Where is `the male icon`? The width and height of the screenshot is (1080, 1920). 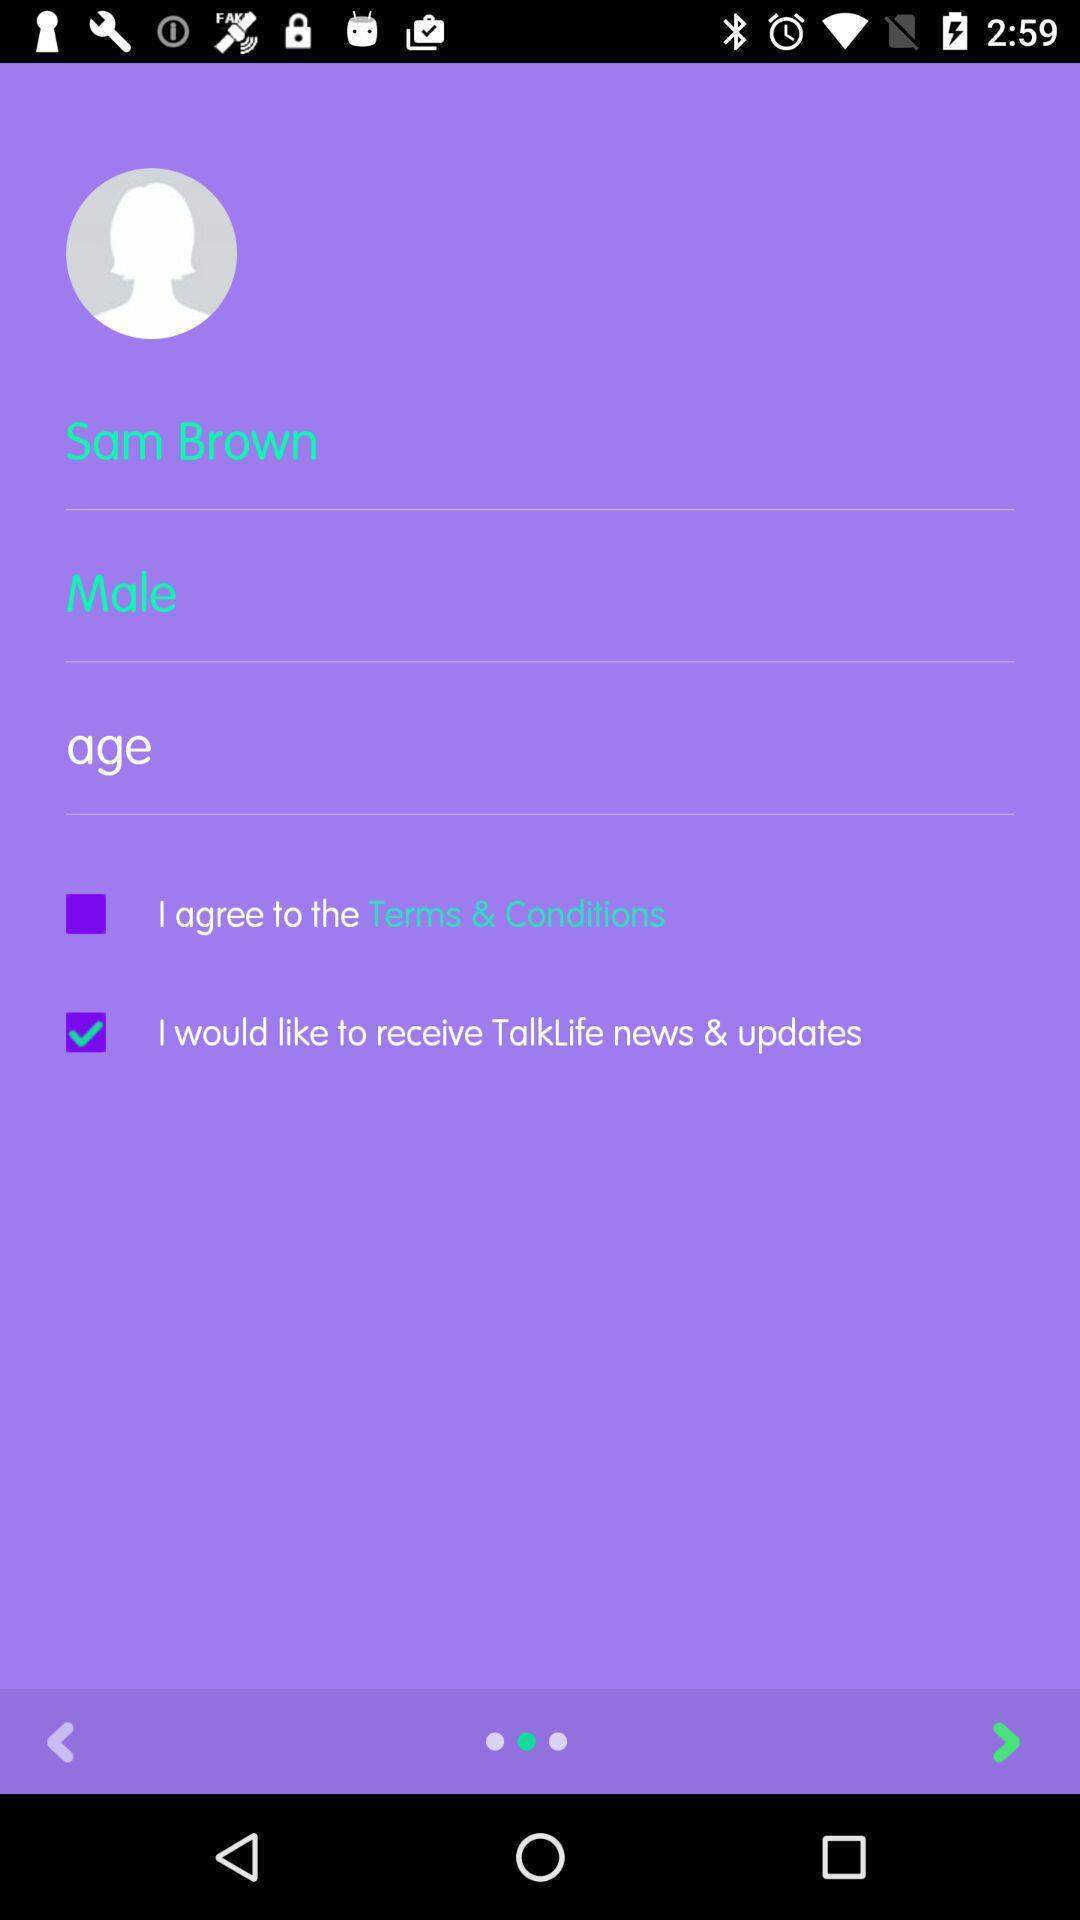
the male icon is located at coordinates (540, 608).